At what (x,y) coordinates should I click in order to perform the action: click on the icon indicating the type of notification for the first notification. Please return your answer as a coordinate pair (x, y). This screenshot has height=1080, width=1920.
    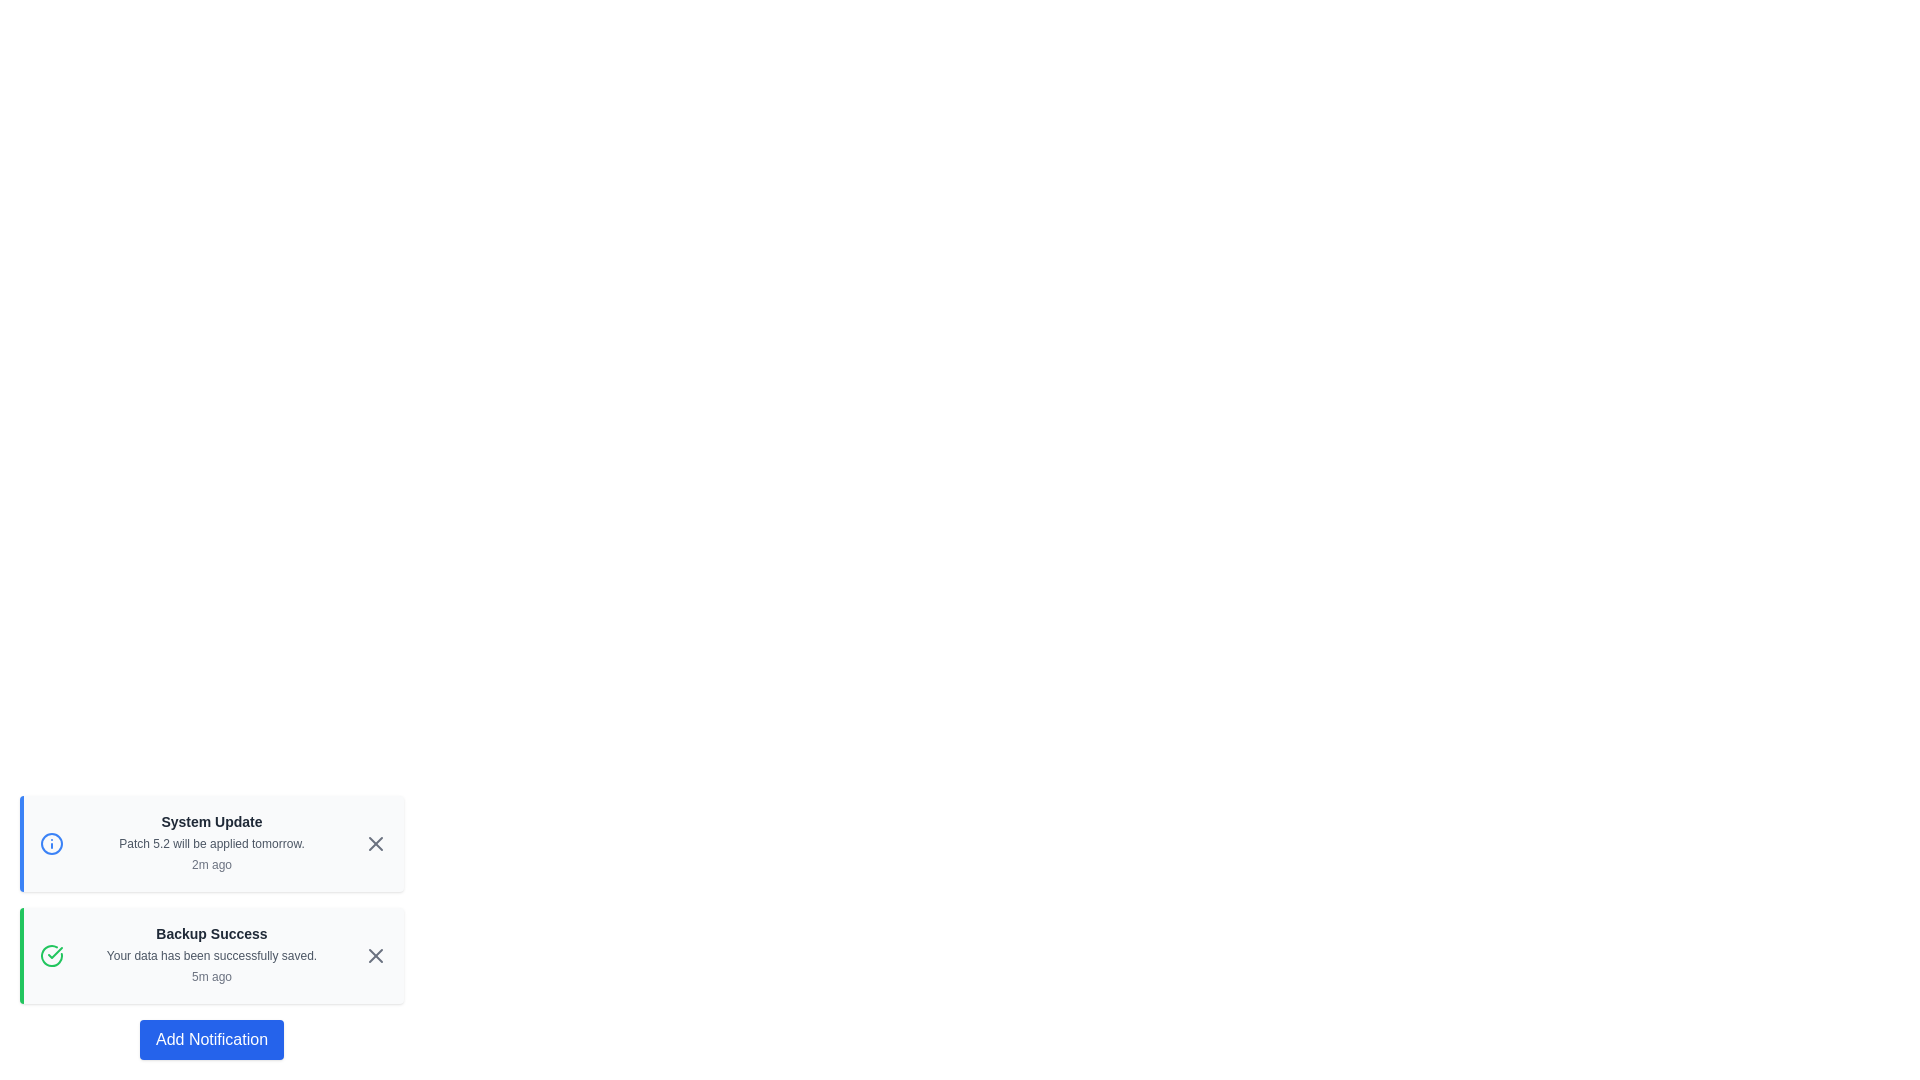
    Looking at the image, I should click on (52, 844).